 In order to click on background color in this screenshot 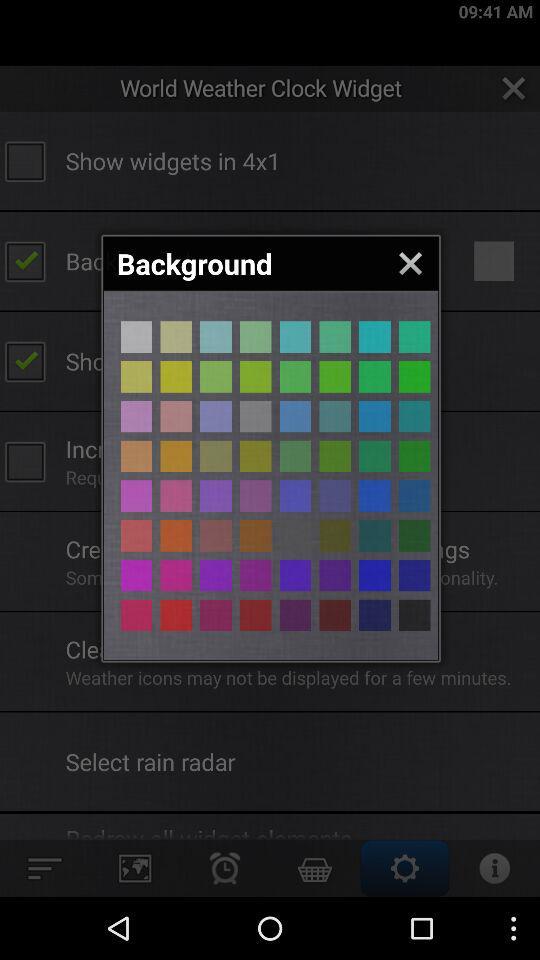, I will do `click(374, 415)`.